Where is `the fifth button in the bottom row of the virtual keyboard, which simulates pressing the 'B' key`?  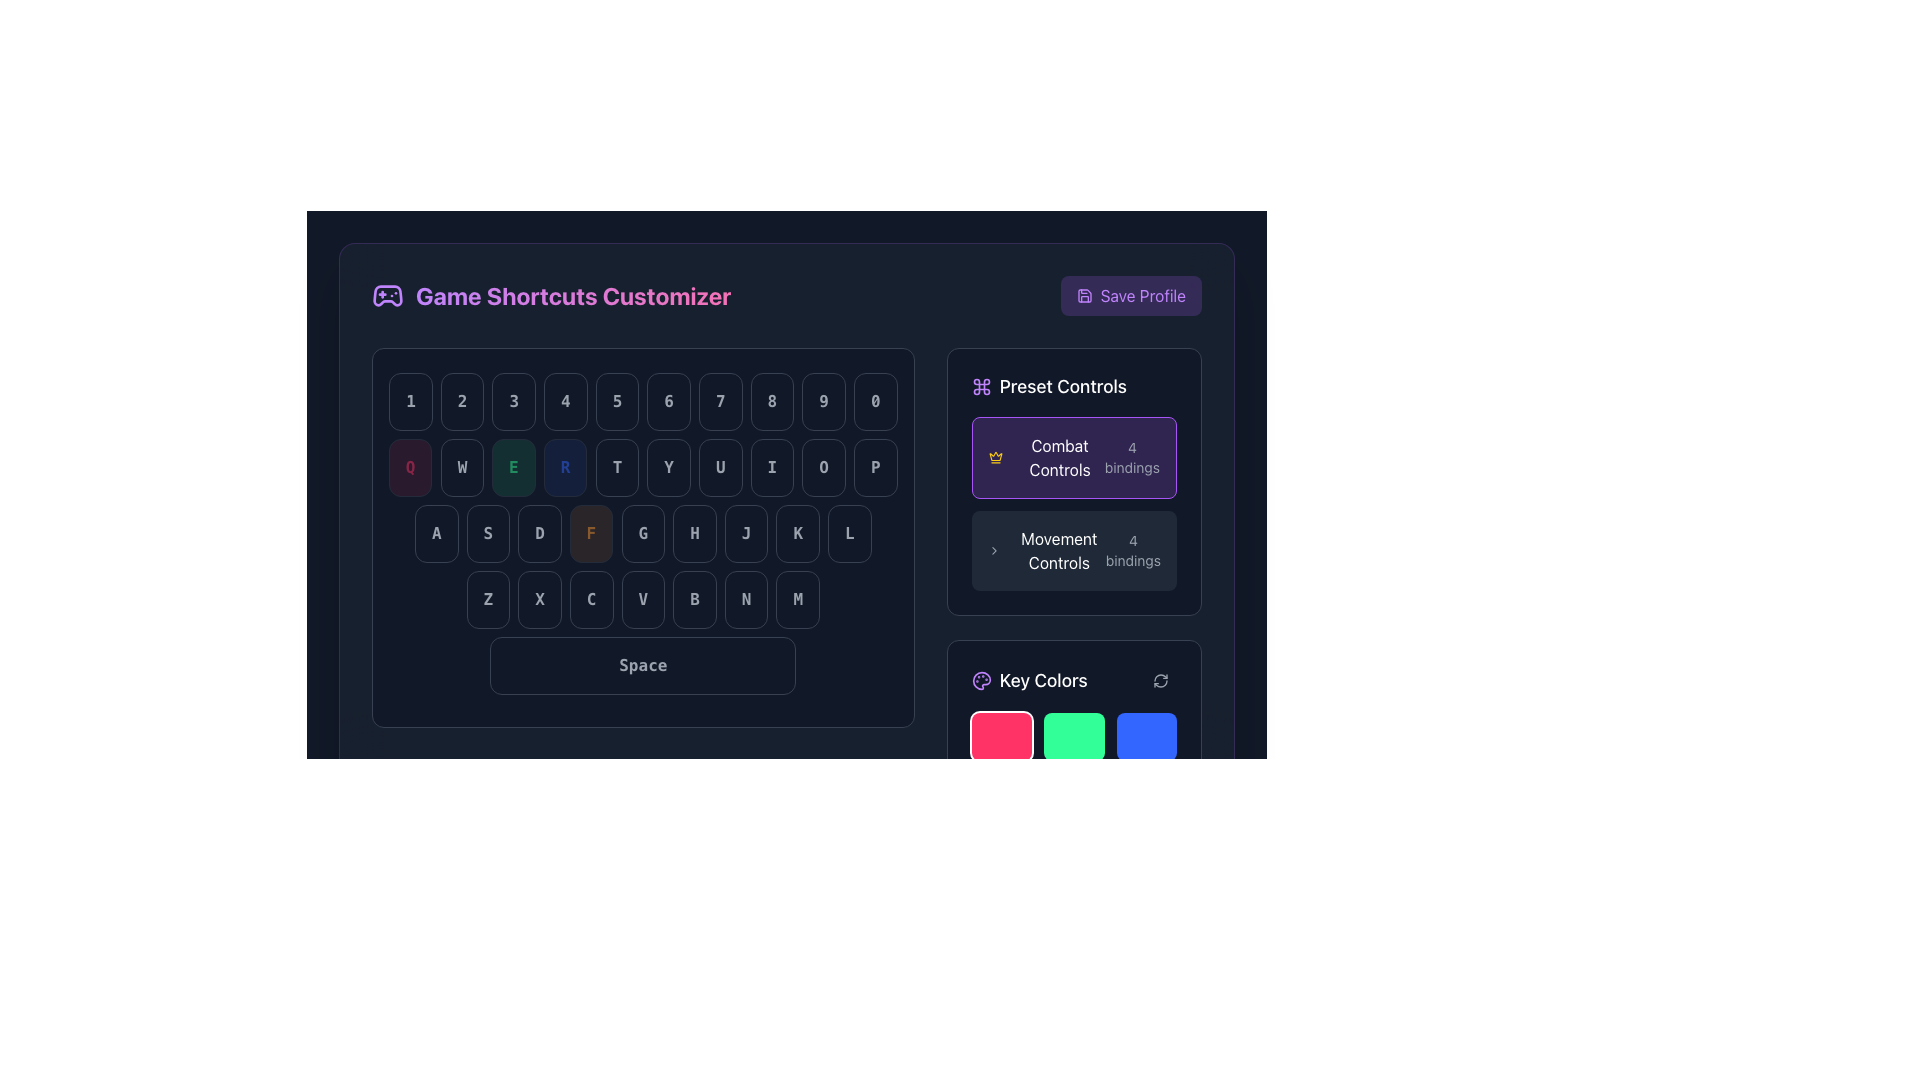
the fifth button in the bottom row of the virtual keyboard, which simulates pressing the 'B' key is located at coordinates (695, 599).